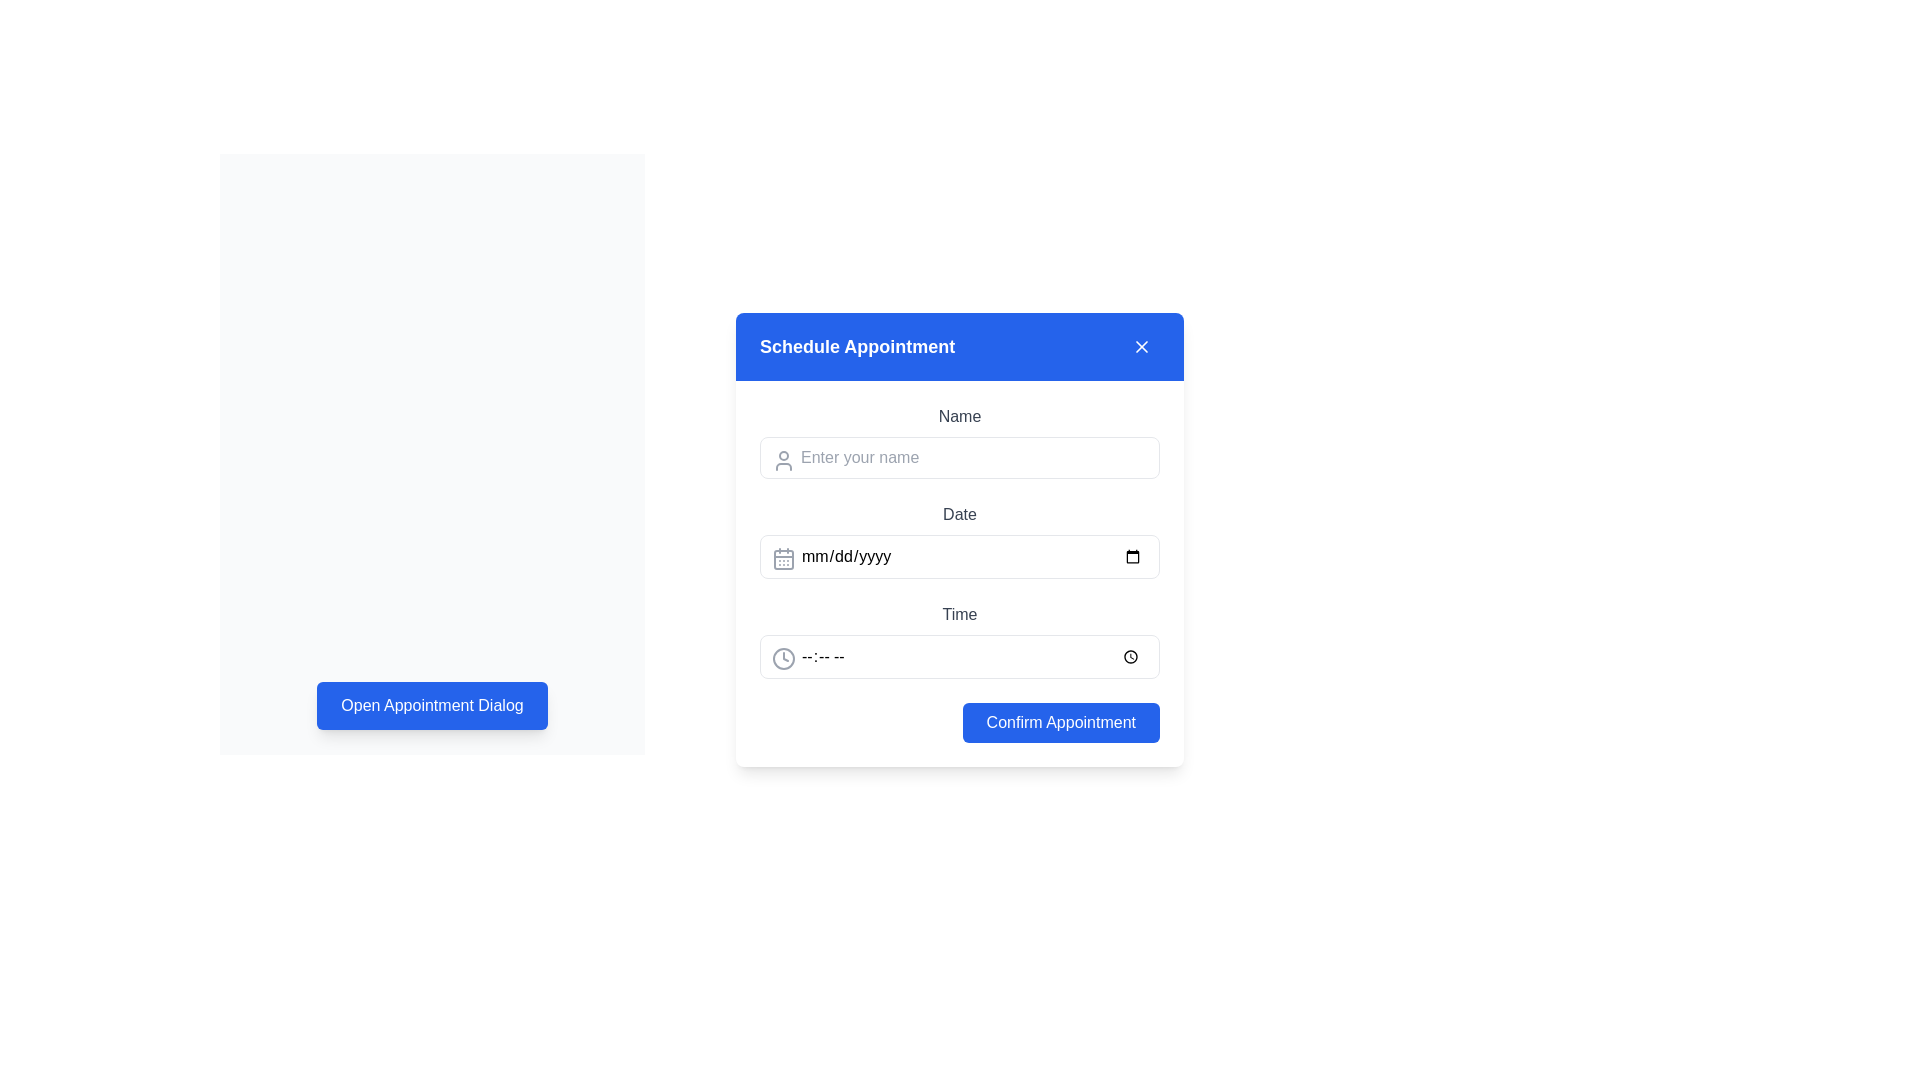 The width and height of the screenshot is (1920, 1080). I want to click on the 'Confirm Appointment' button with a blue background and white text, located at the bottom right of the 'Schedule Appointment' dialog box, to interact with keyboard inputs, so click(1060, 722).